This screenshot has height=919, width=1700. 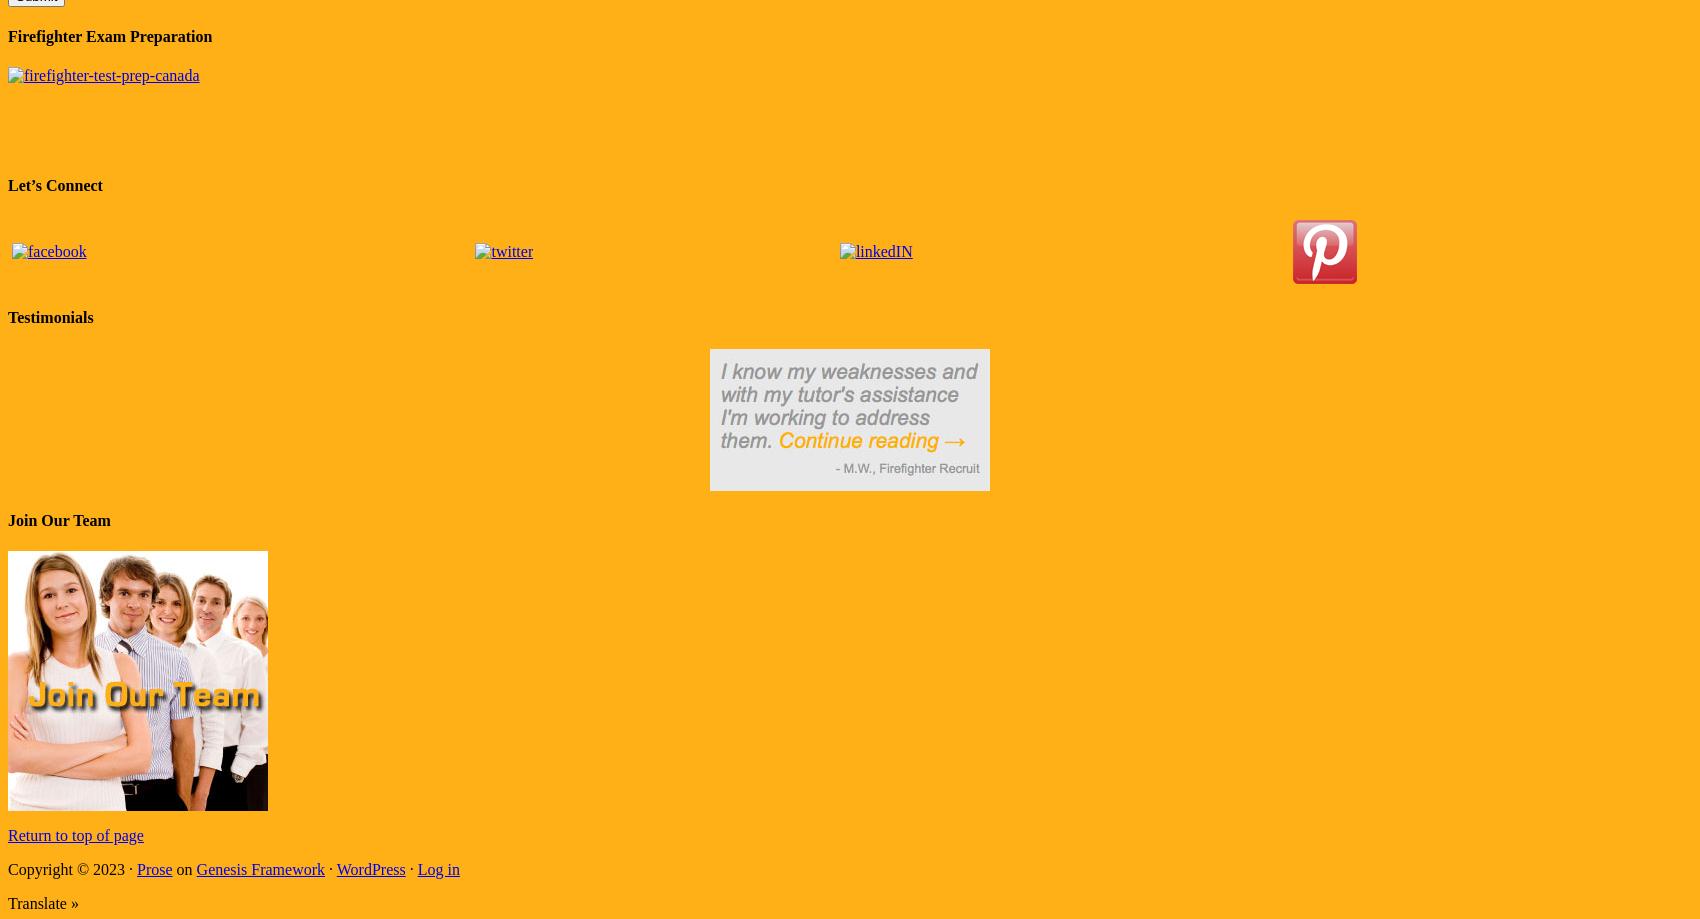 I want to click on 'Firefighter Exam Preparation', so click(x=108, y=36).